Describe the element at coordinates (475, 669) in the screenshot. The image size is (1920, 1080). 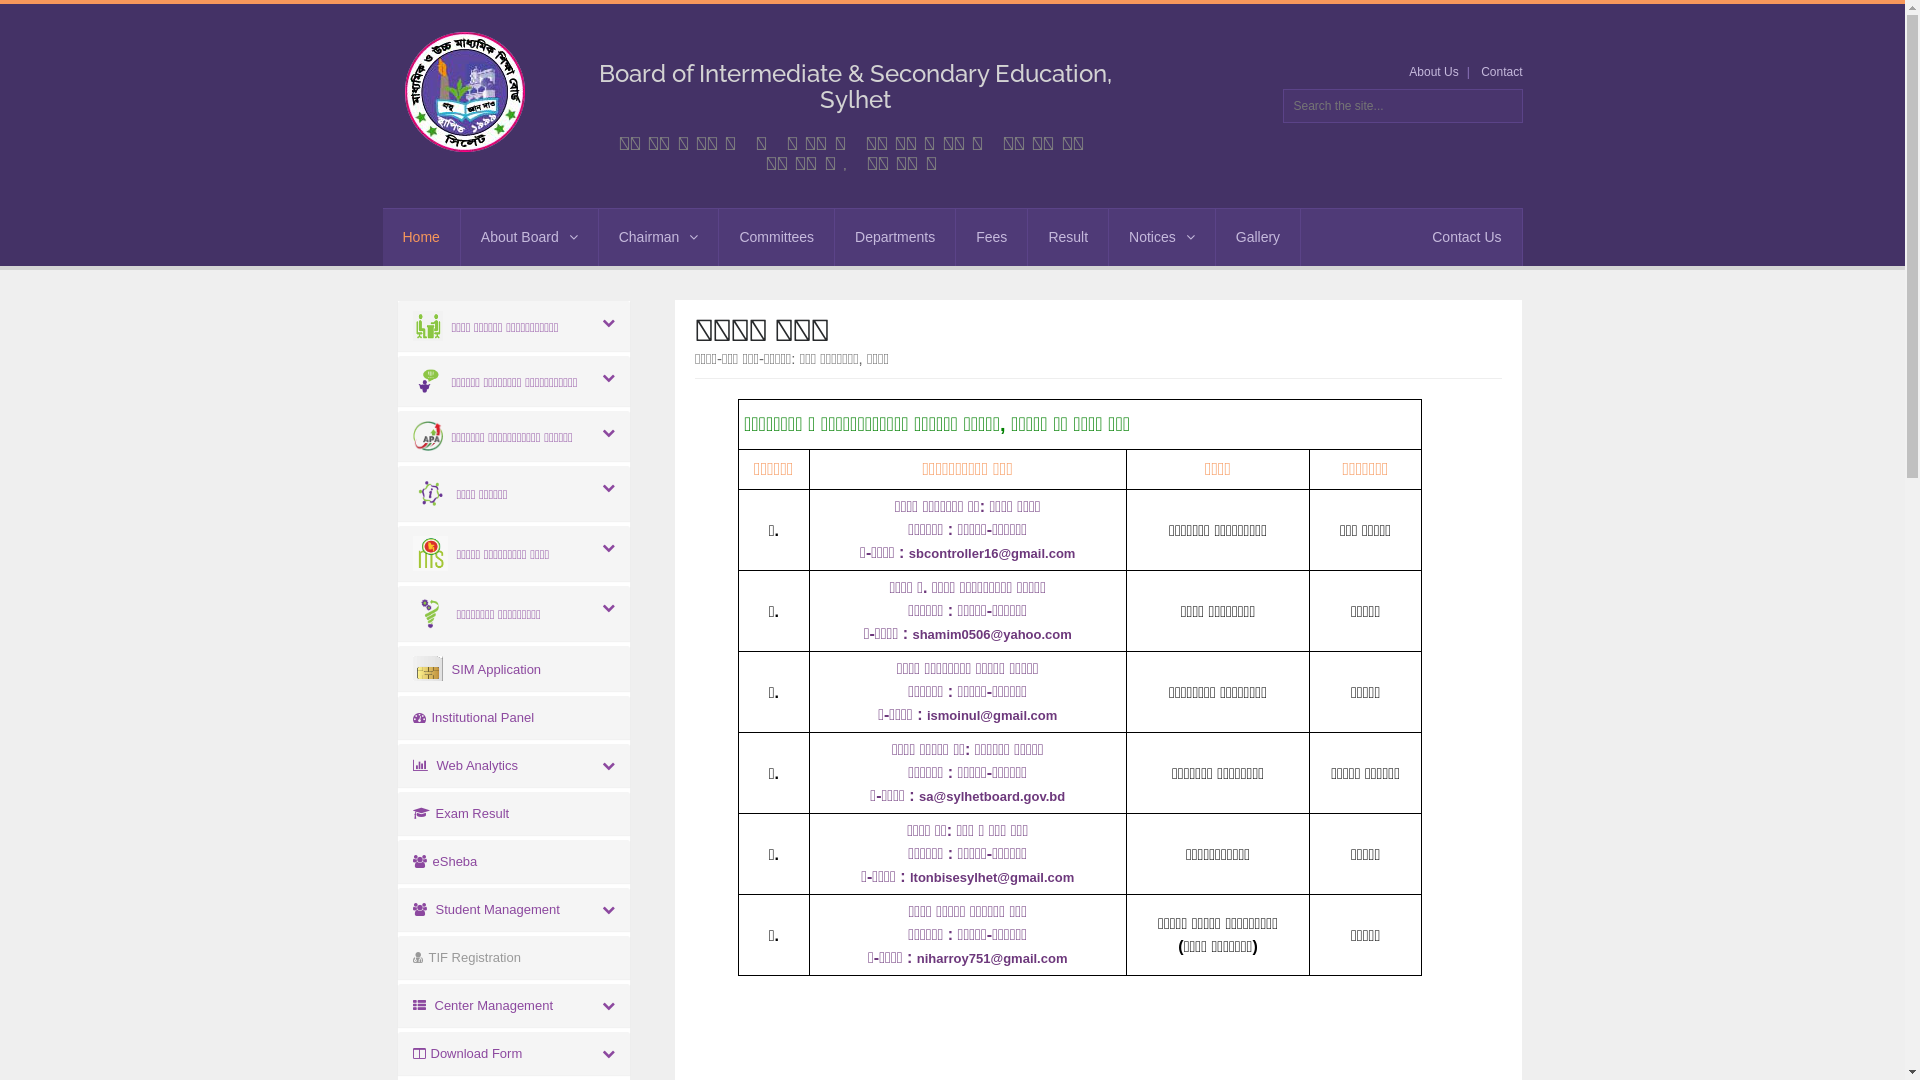
I see `'   SIM Application'` at that location.